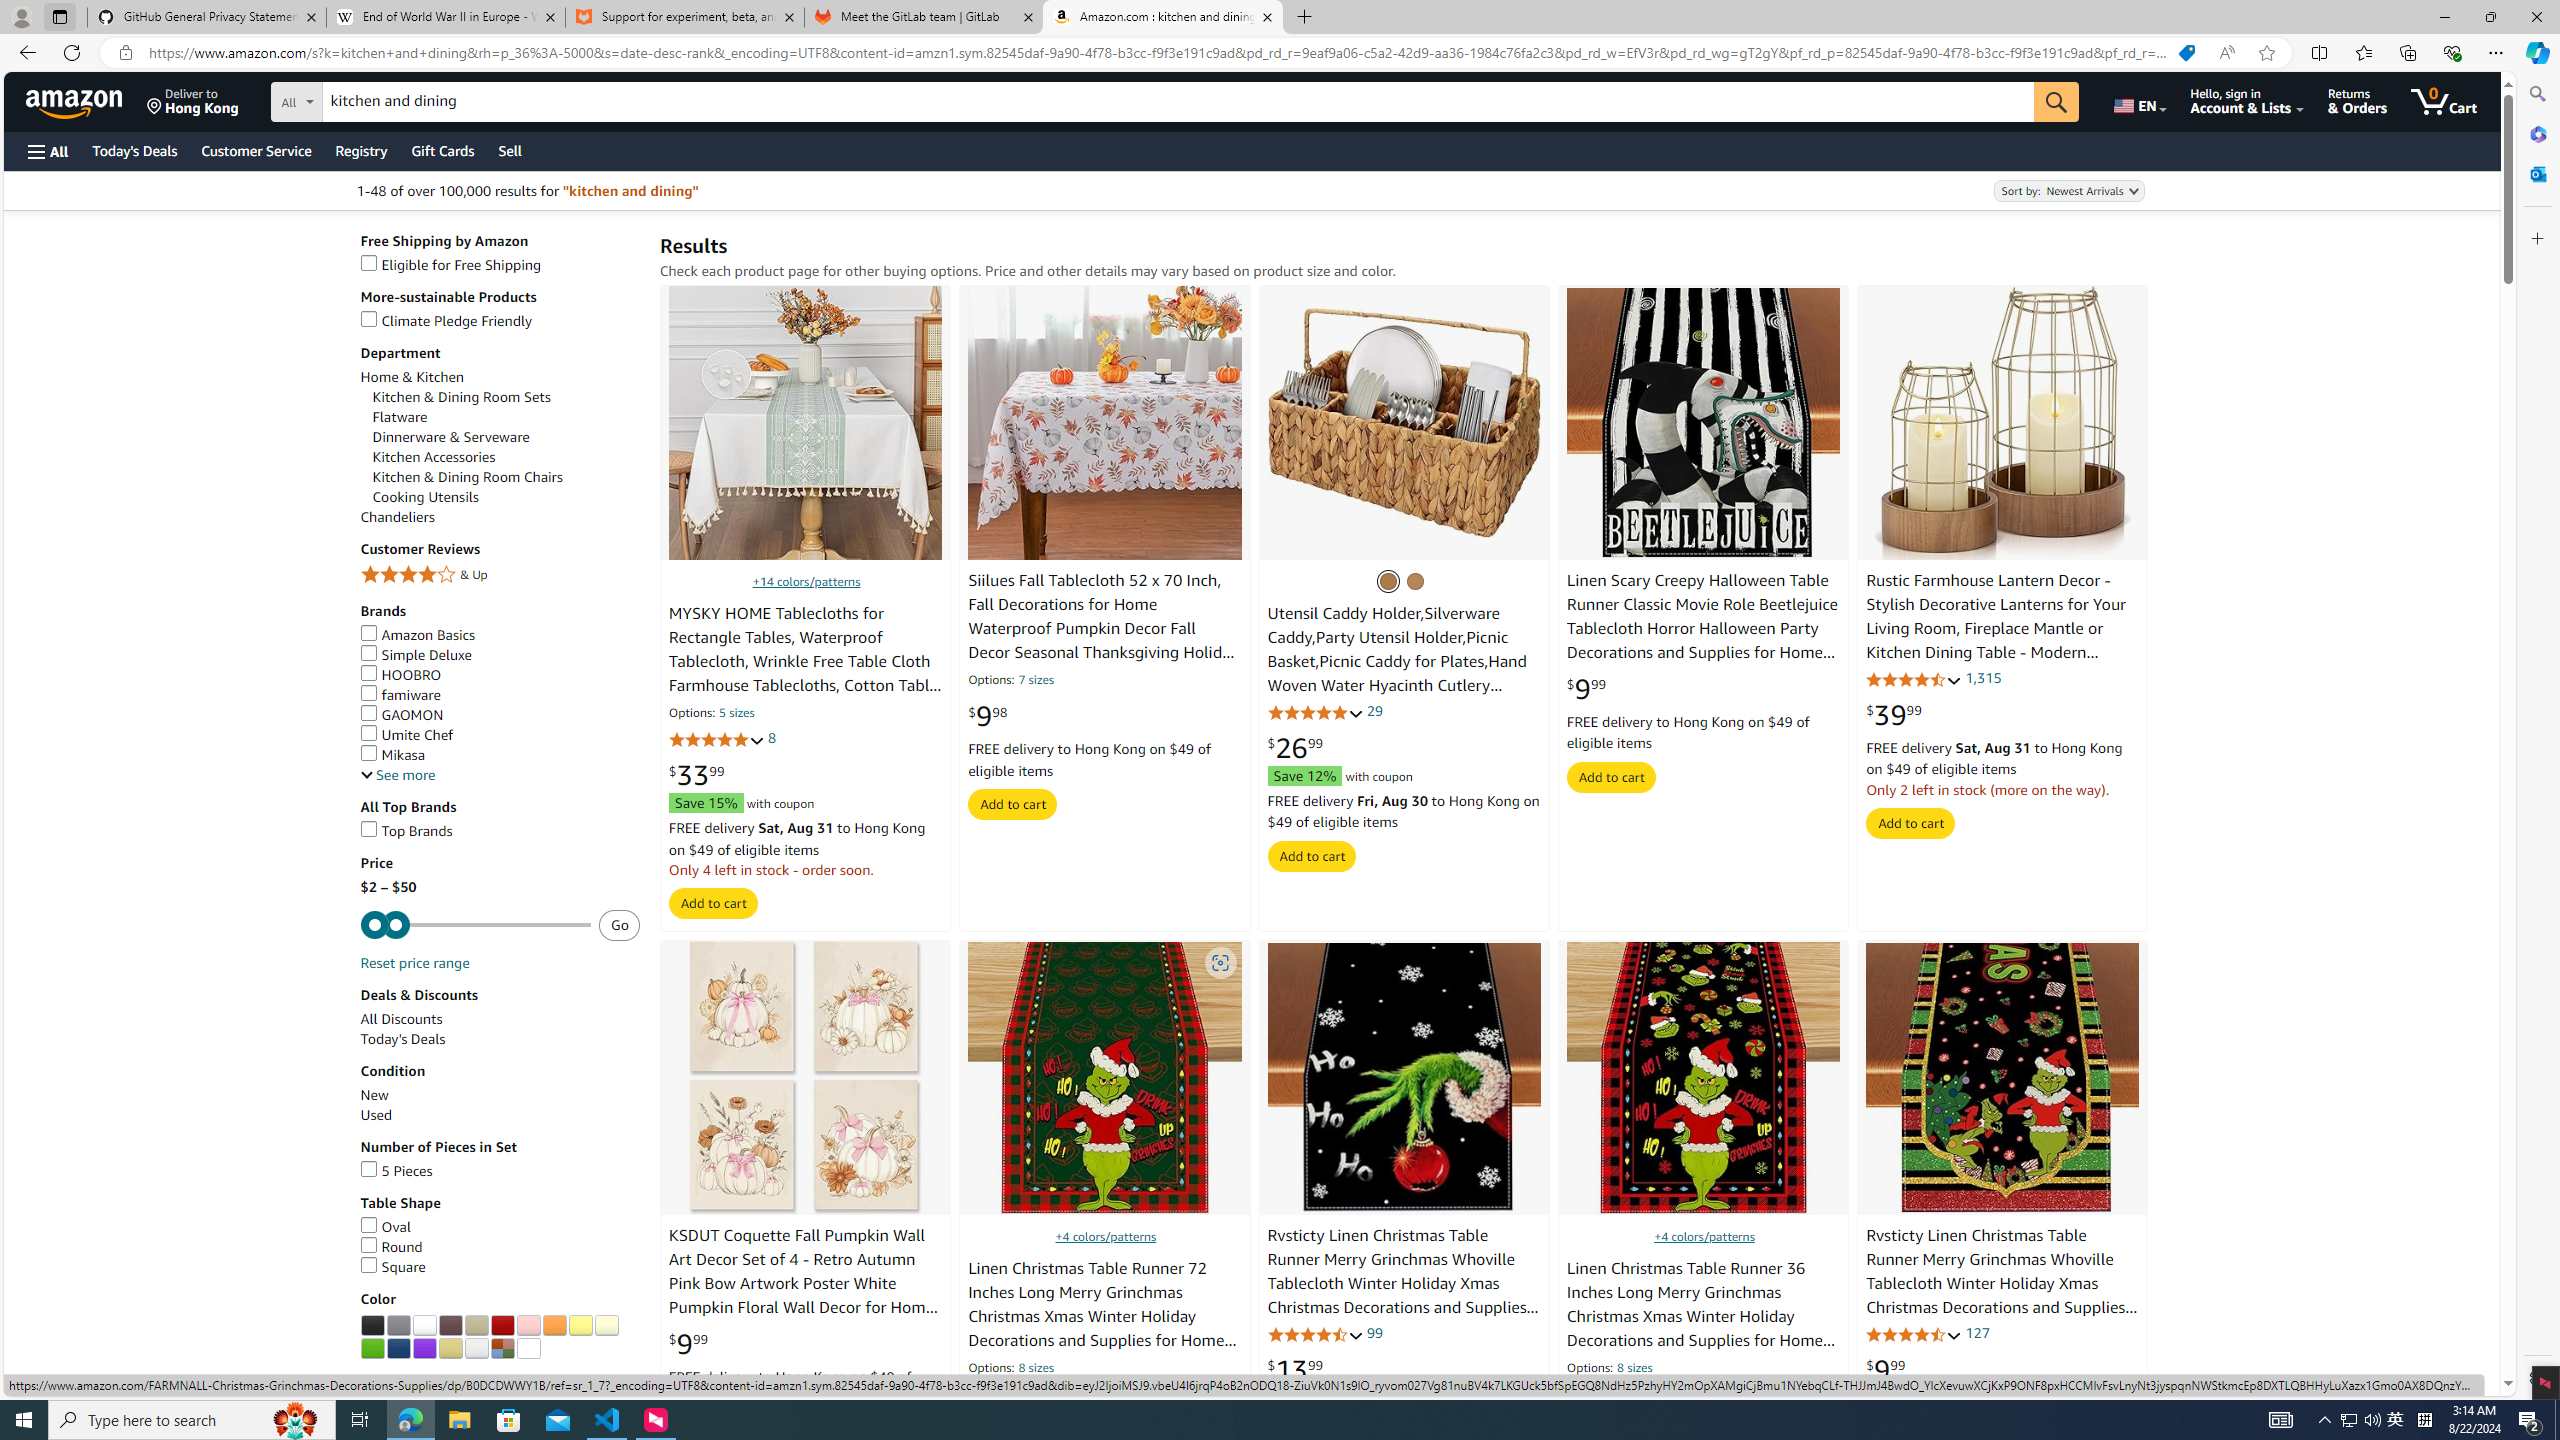 The height and width of the screenshot is (1440, 2560). Describe the element at coordinates (527, 1325) in the screenshot. I see `'AutomationID: p_n_feature_twenty_browse-bin/3254104011'` at that location.